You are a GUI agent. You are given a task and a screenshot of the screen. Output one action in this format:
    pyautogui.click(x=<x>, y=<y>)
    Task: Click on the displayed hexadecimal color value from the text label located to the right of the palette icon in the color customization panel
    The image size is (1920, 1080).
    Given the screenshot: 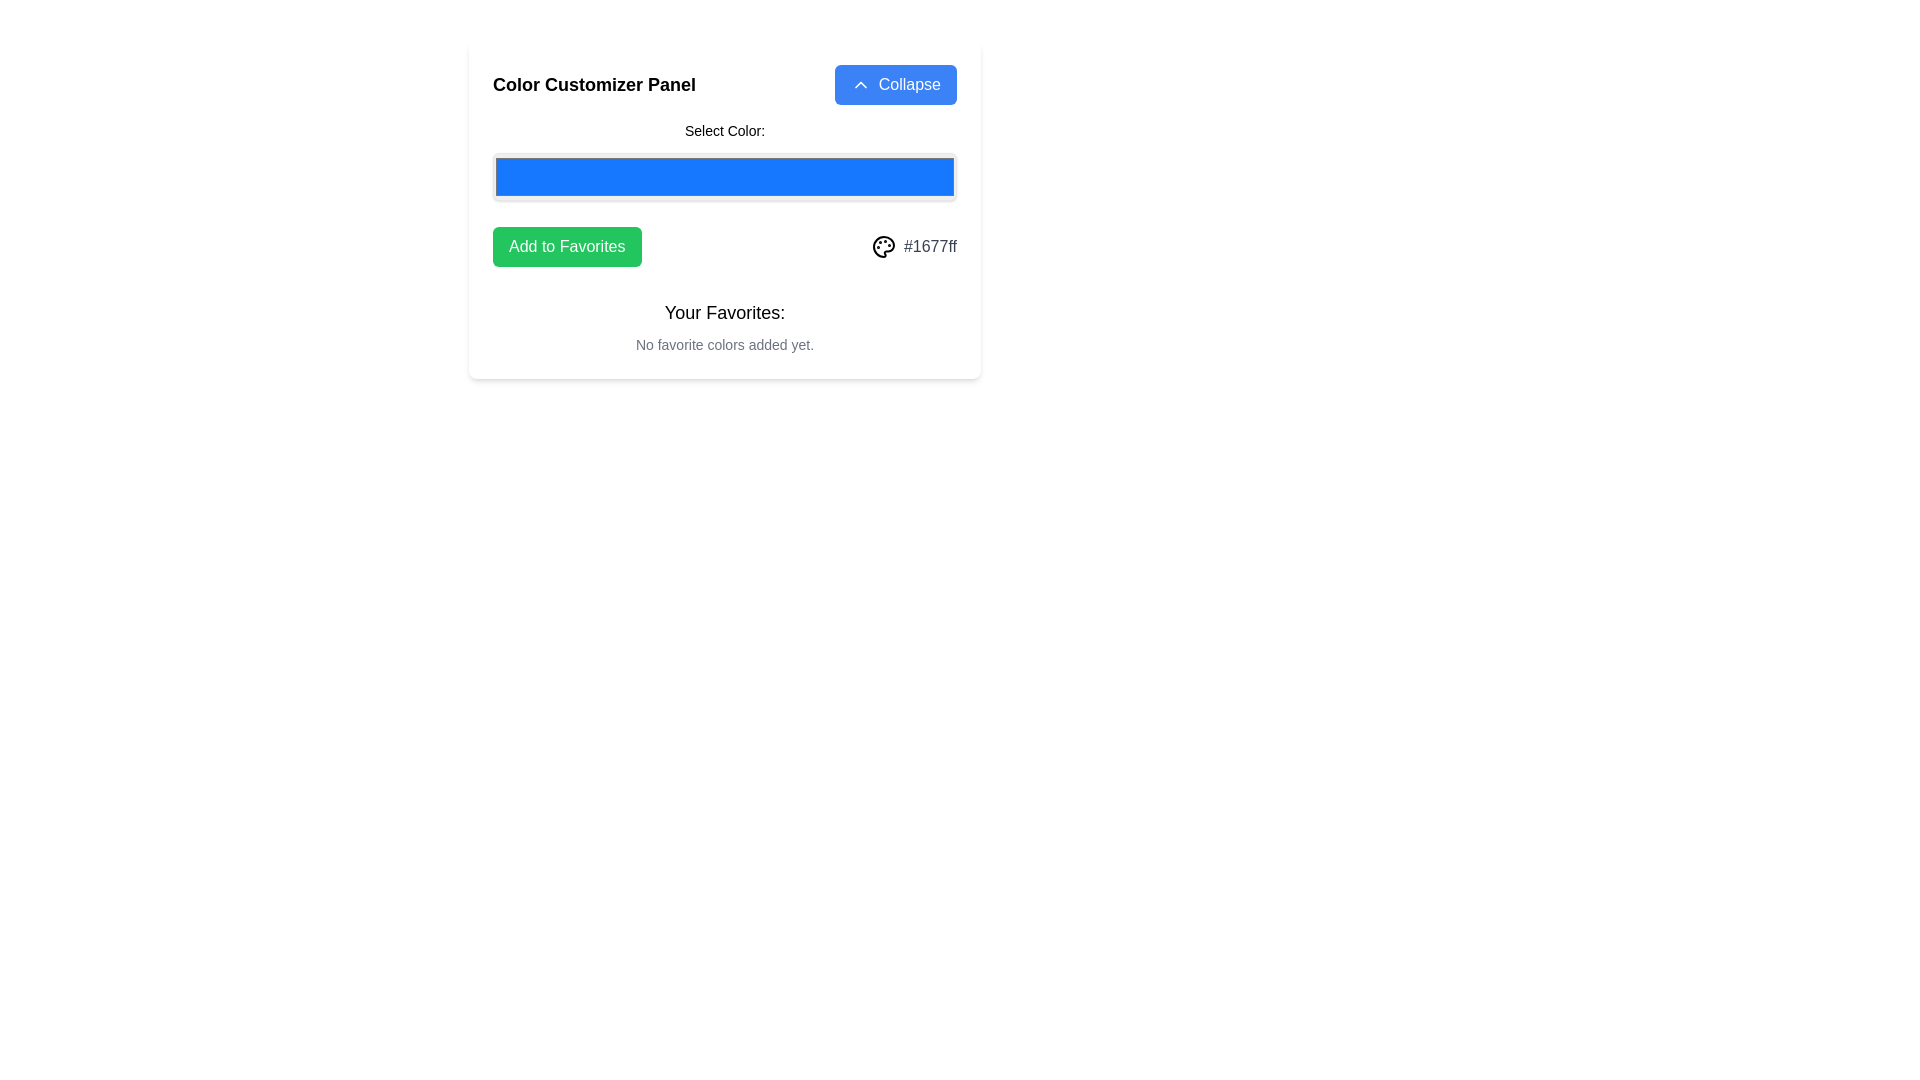 What is the action you would take?
    pyautogui.click(x=929, y=245)
    